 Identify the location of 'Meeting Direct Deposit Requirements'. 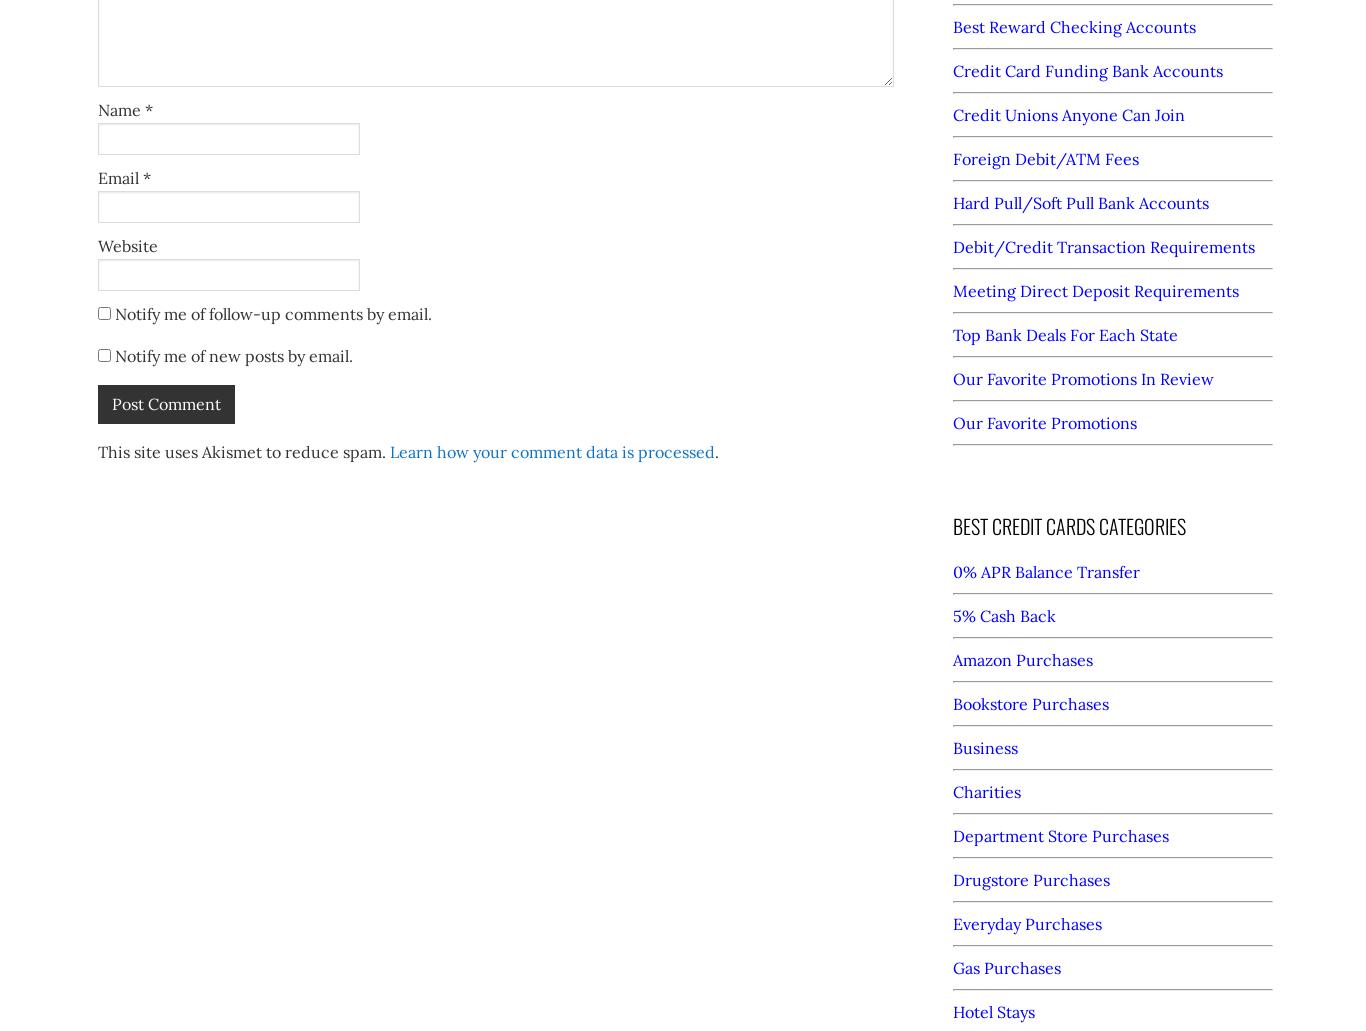
(1094, 291).